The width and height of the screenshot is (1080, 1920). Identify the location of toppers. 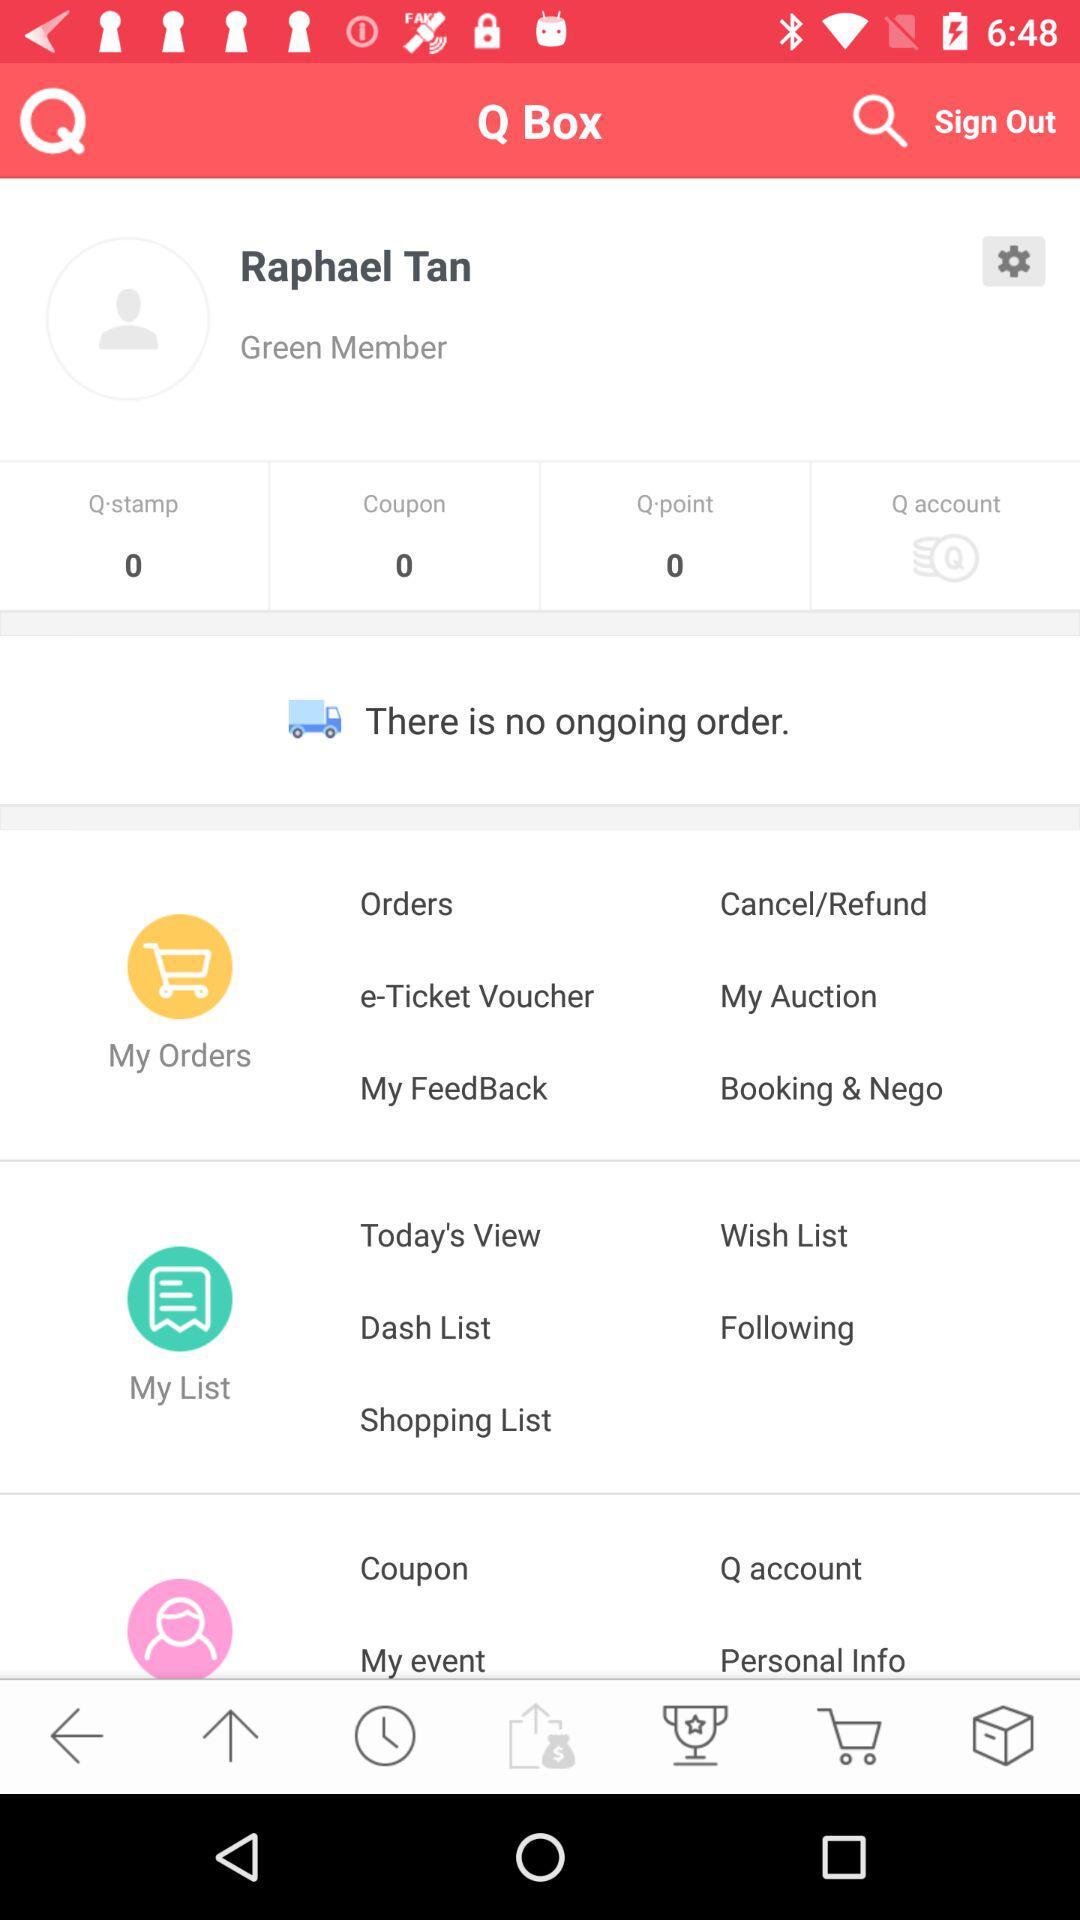
(692, 1734).